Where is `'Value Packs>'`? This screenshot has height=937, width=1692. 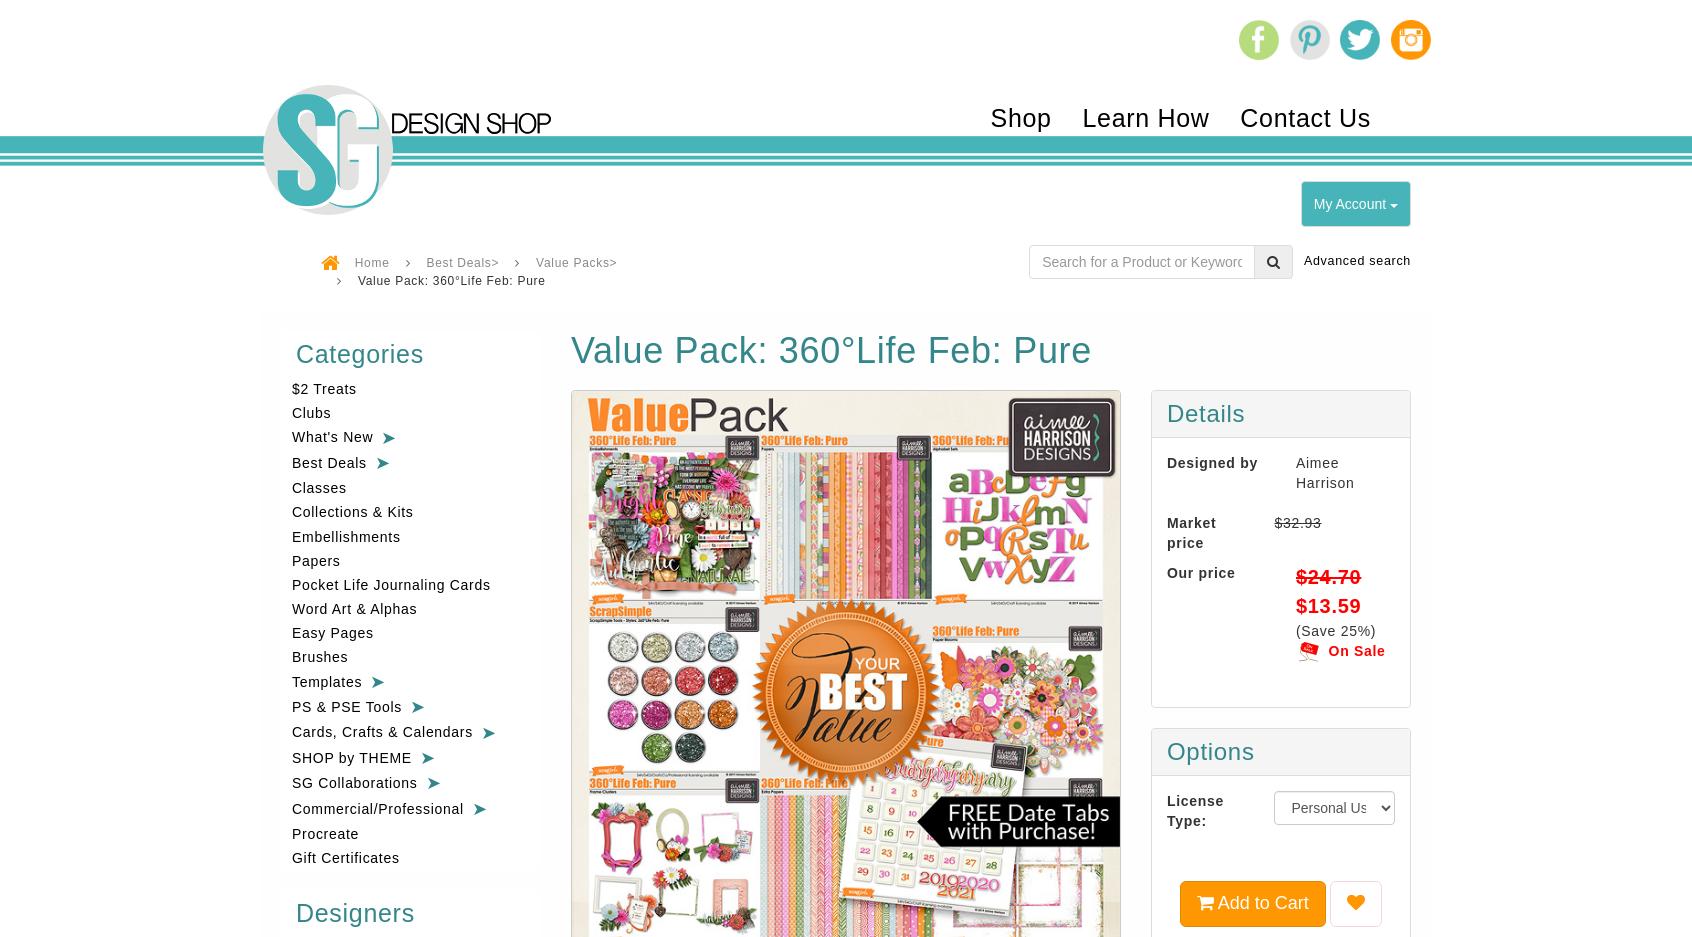
'Value Packs>' is located at coordinates (536, 261).